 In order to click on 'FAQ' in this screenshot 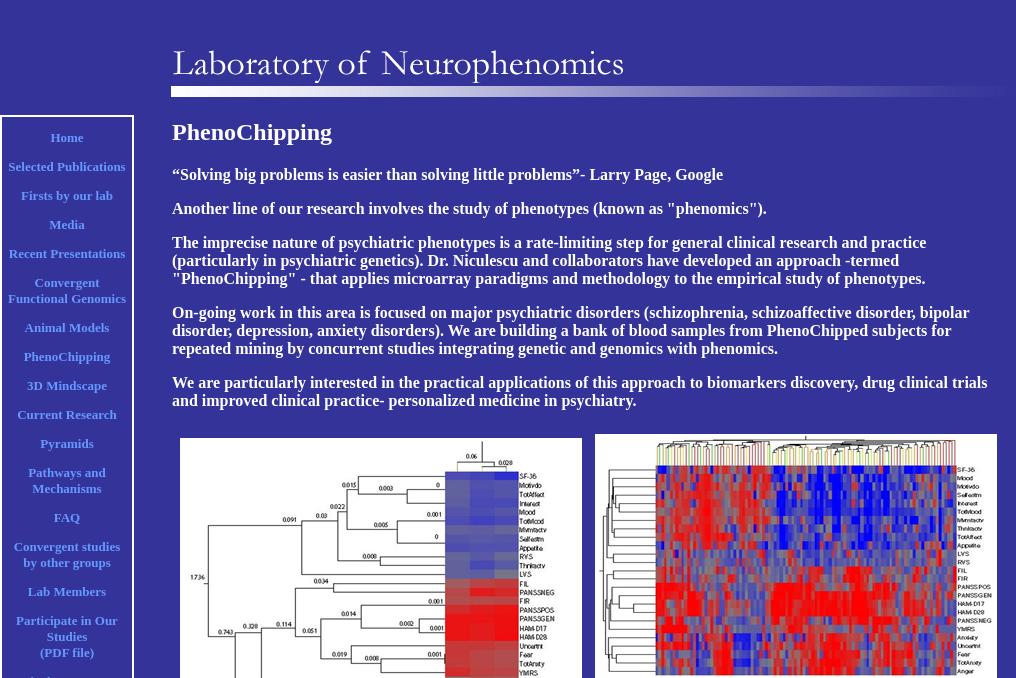, I will do `click(66, 517)`.